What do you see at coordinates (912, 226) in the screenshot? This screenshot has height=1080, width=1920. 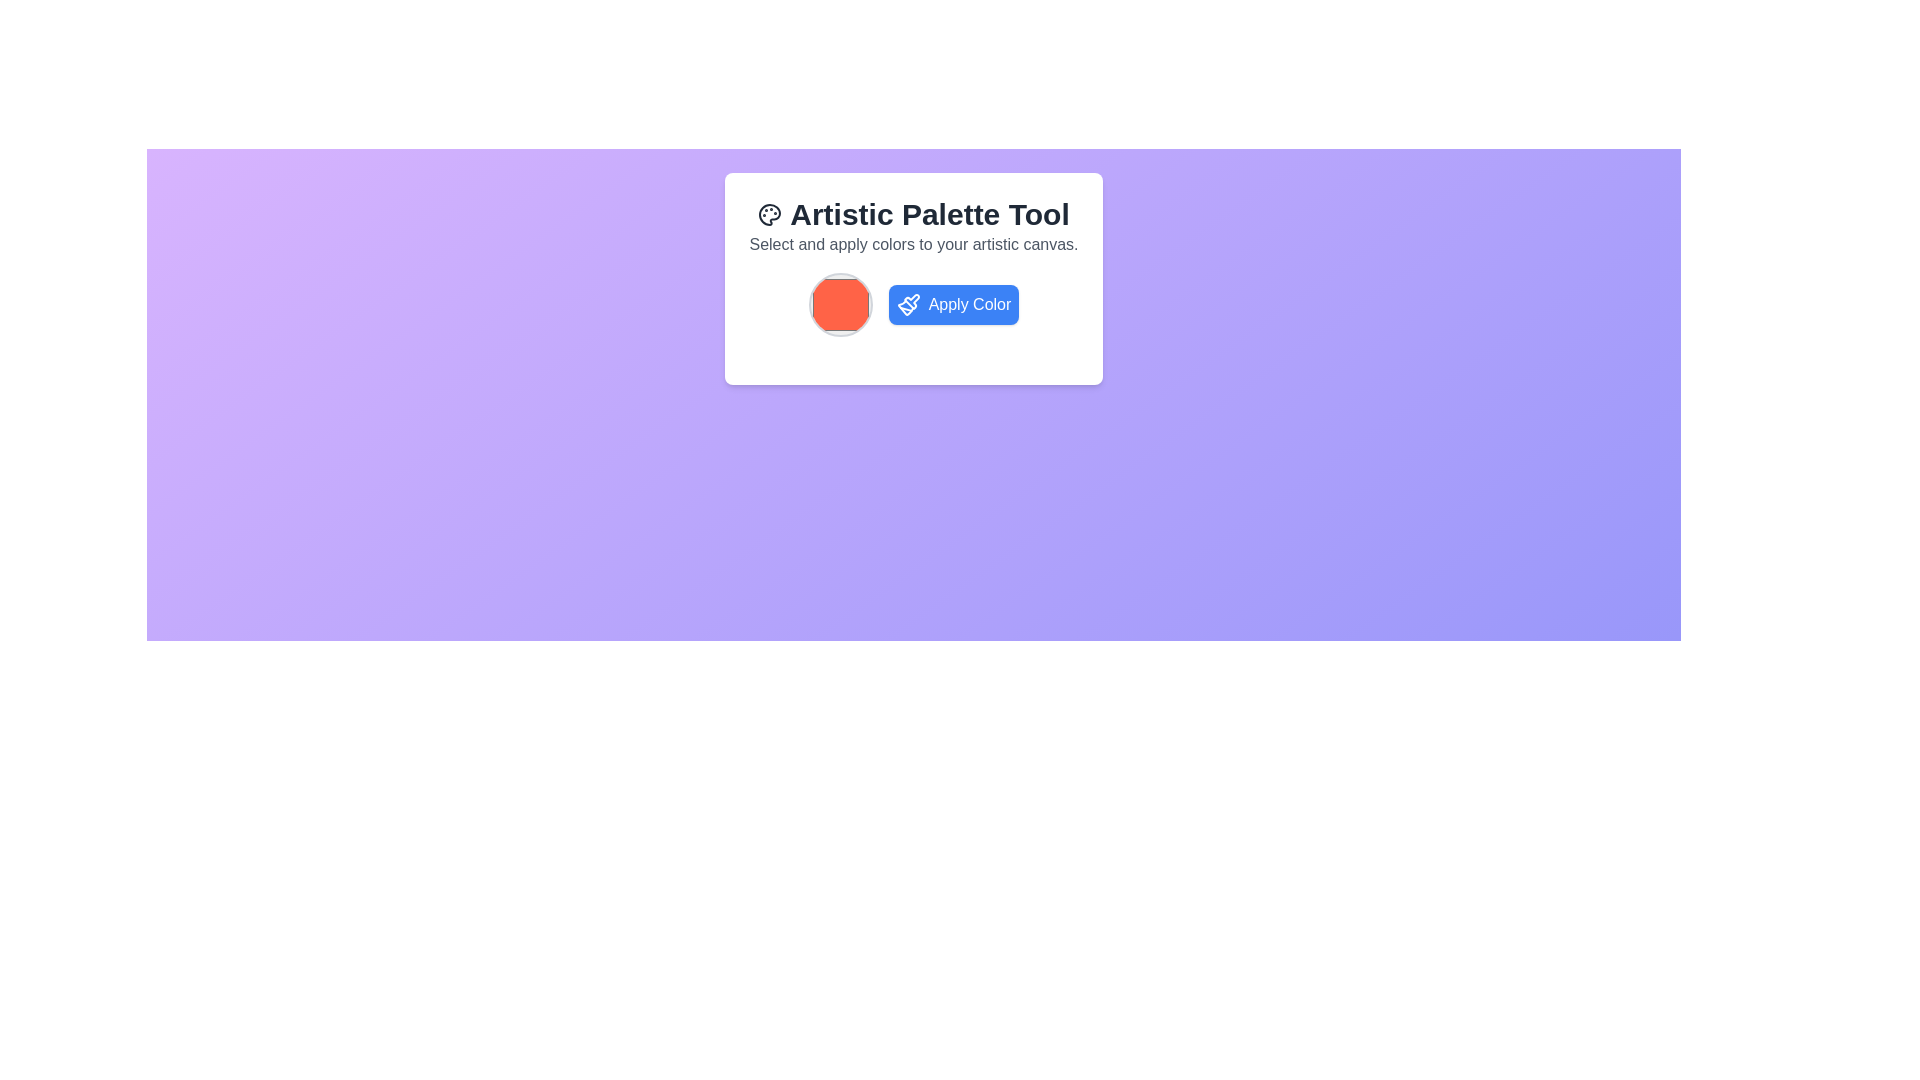 I see `the Informational Header element titled 'Artistic Palette Tool', which features a palette icon and a subtitle about selecting colors` at bounding box center [912, 226].